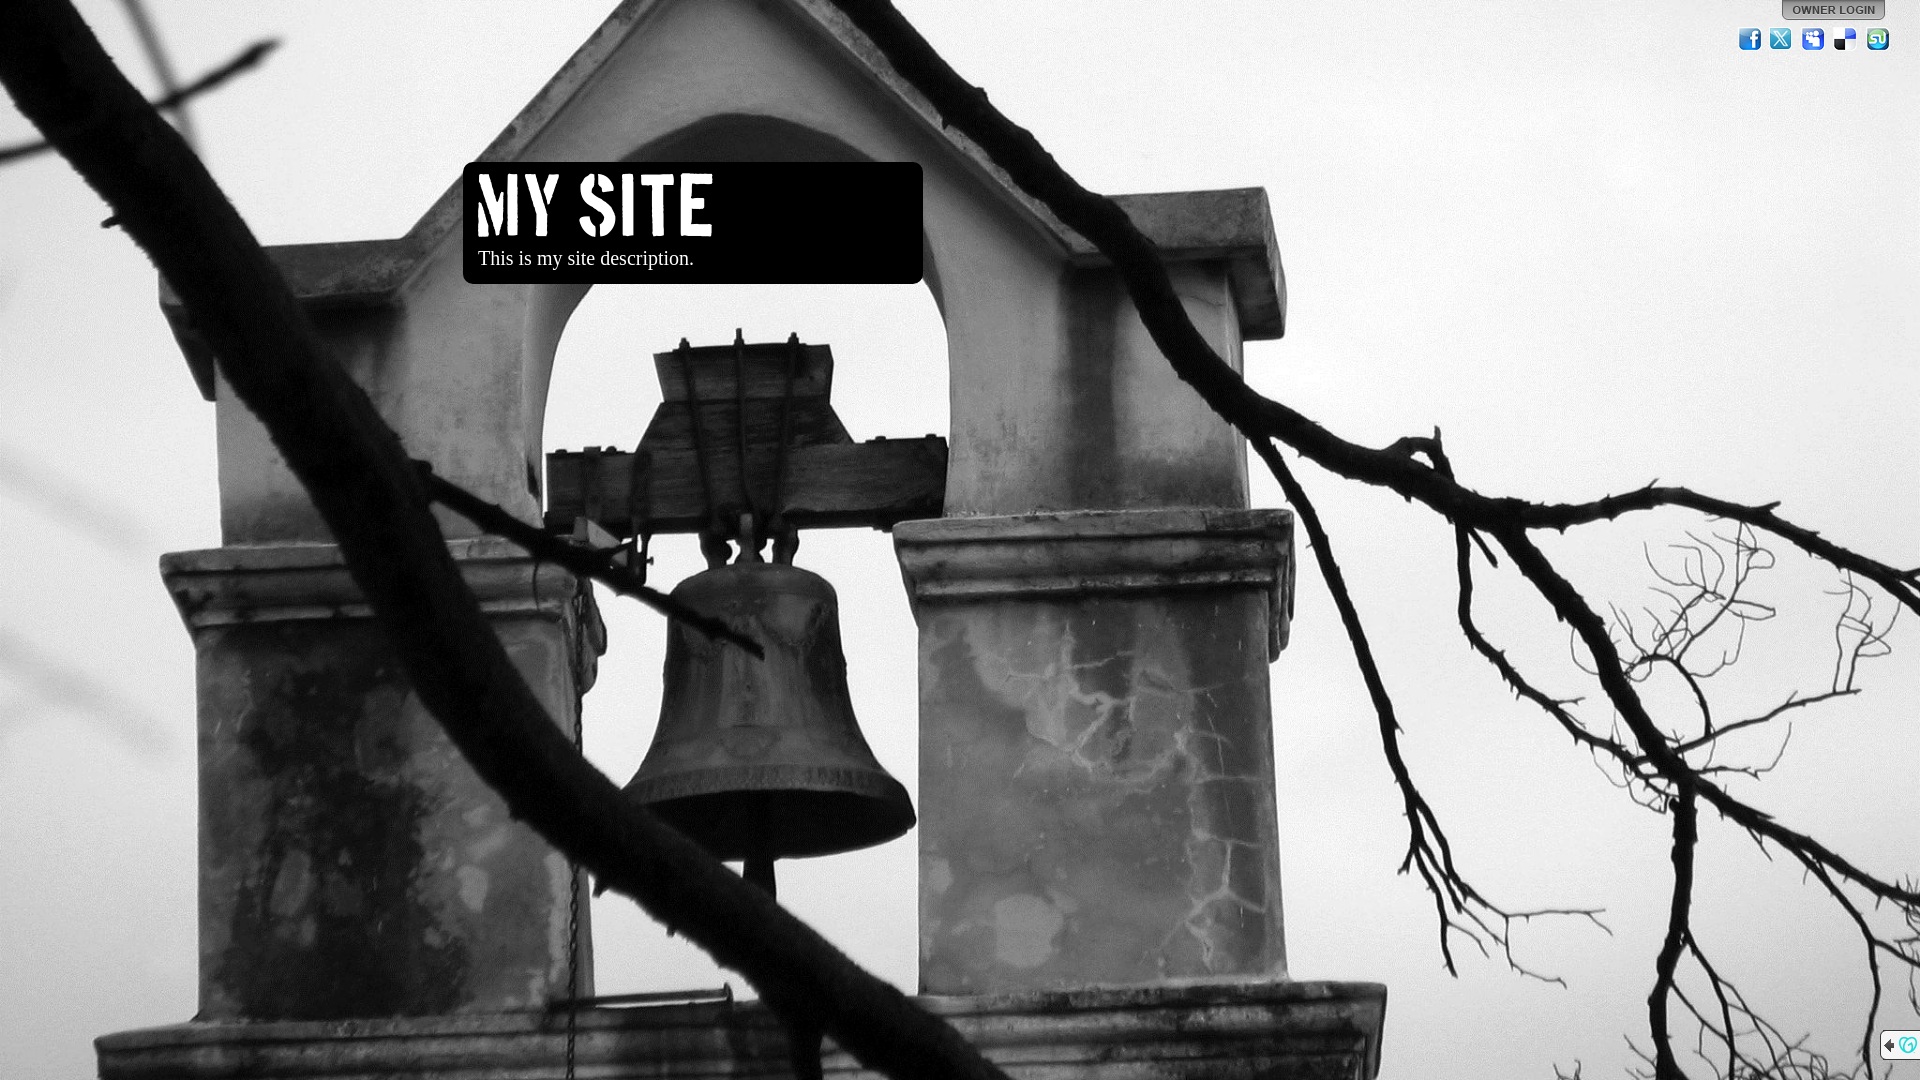 This screenshot has width=1920, height=1080. Describe the element at coordinates (1862, 38) in the screenshot. I see `'StumbleUpon'` at that location.